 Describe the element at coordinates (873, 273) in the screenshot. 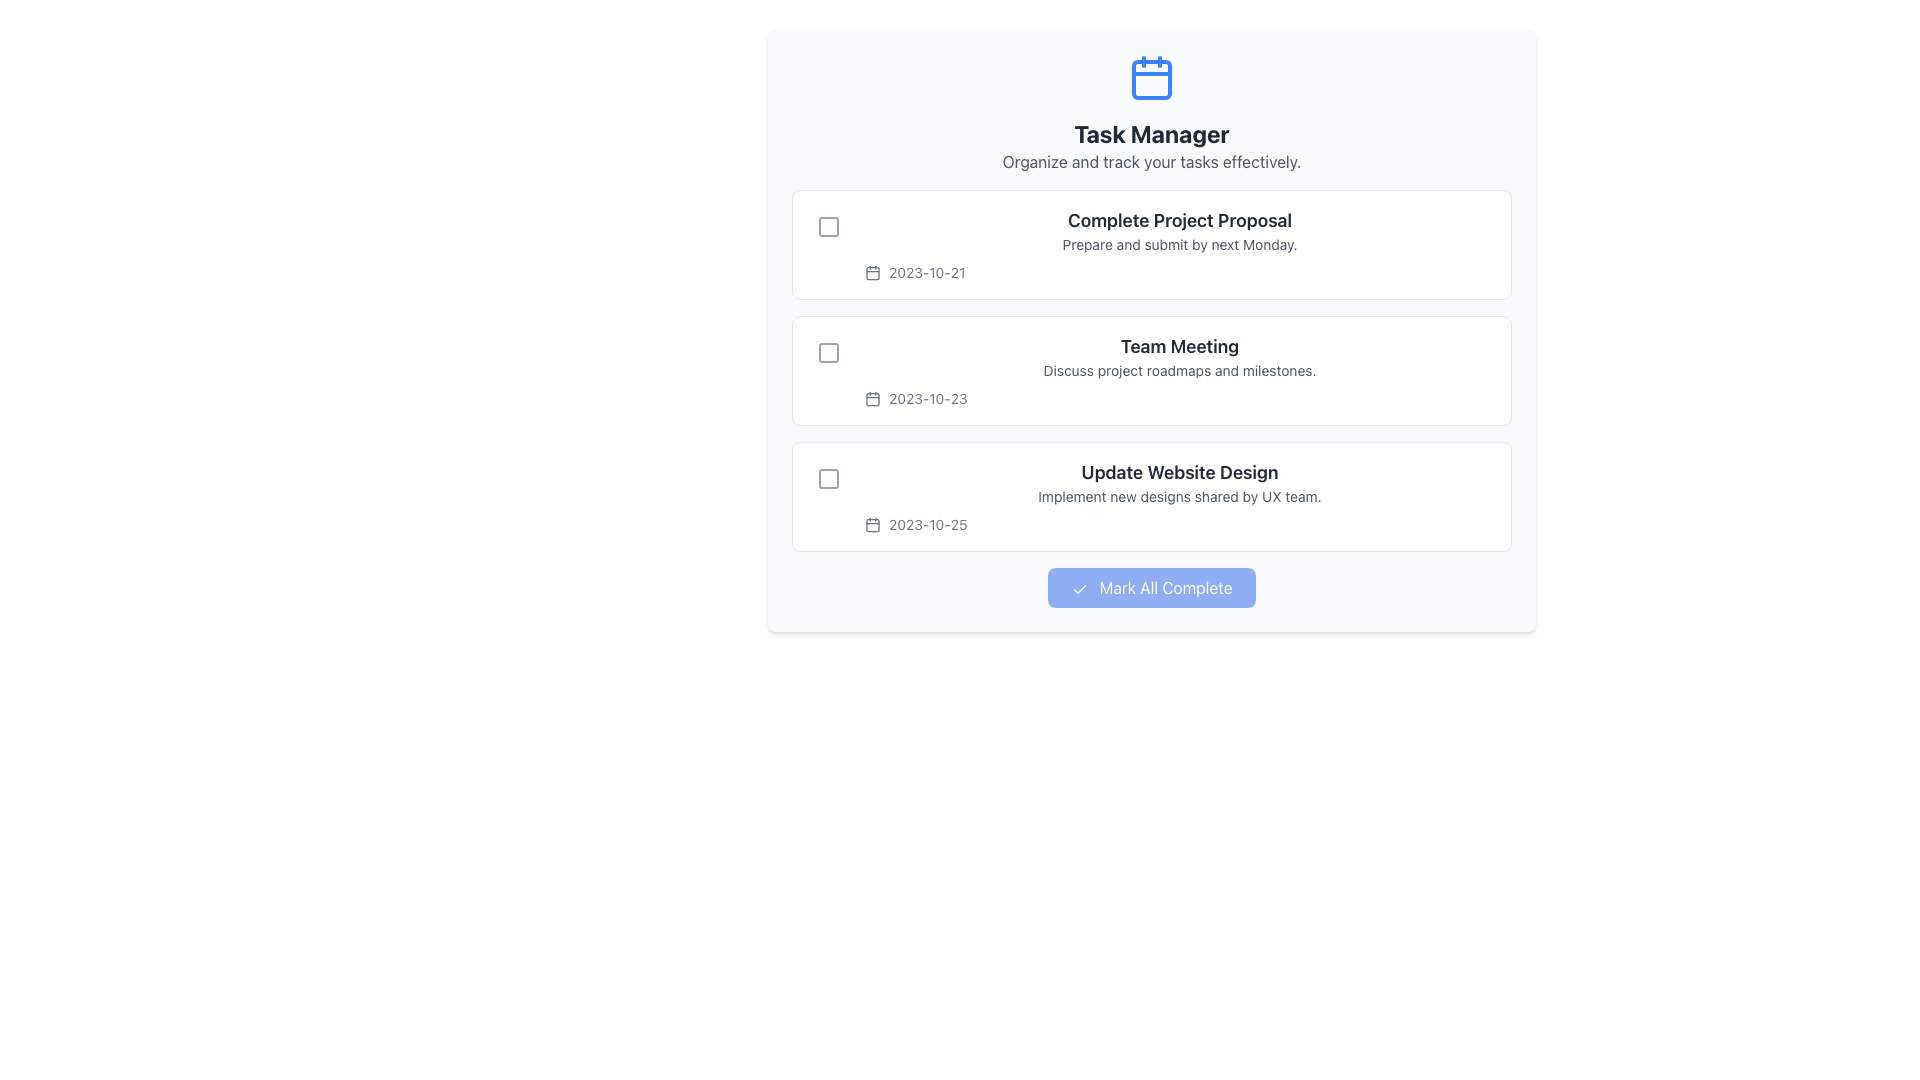

I see `the date icon located to the left of the '2023-10-21' text within the 'Complete Project Proposal' row` at that location.